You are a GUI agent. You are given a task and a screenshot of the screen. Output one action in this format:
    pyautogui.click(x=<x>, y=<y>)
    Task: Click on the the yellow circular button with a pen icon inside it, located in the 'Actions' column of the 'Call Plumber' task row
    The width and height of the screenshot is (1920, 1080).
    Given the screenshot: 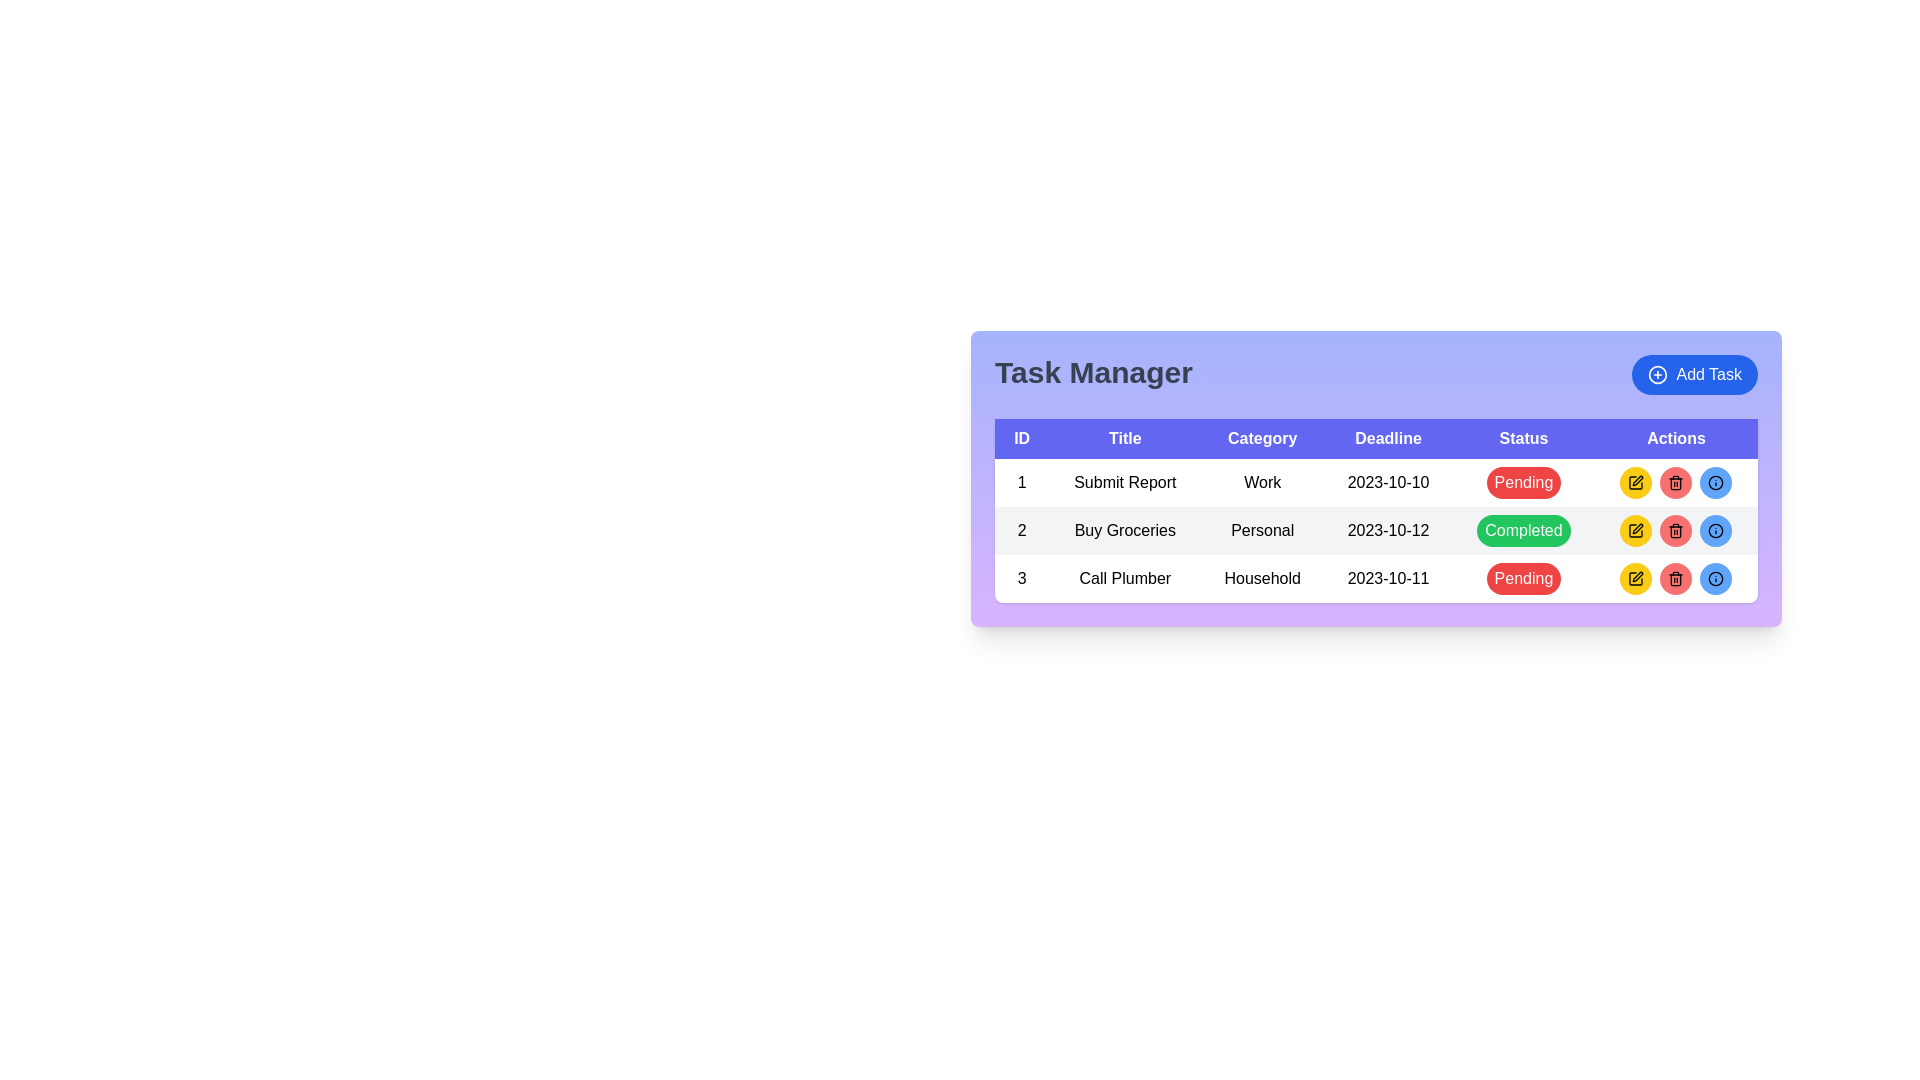 What is the action you would take?
    pyautogui.click(x=1636, y=578)
    